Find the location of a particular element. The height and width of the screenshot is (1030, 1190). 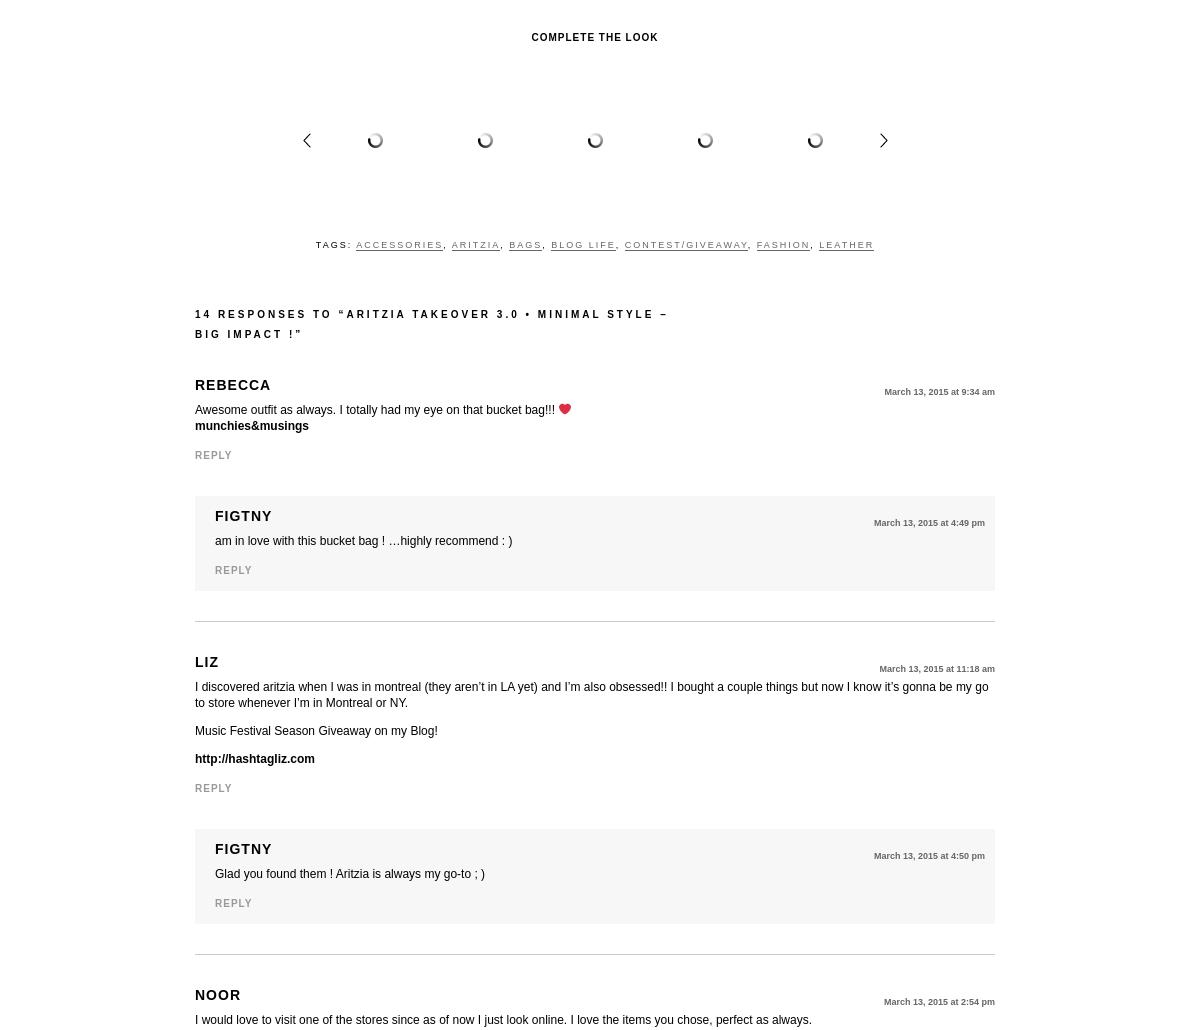

'Glad you found them ! Aritzia is always my go-to ; )' is located at coordinates (348, 873).